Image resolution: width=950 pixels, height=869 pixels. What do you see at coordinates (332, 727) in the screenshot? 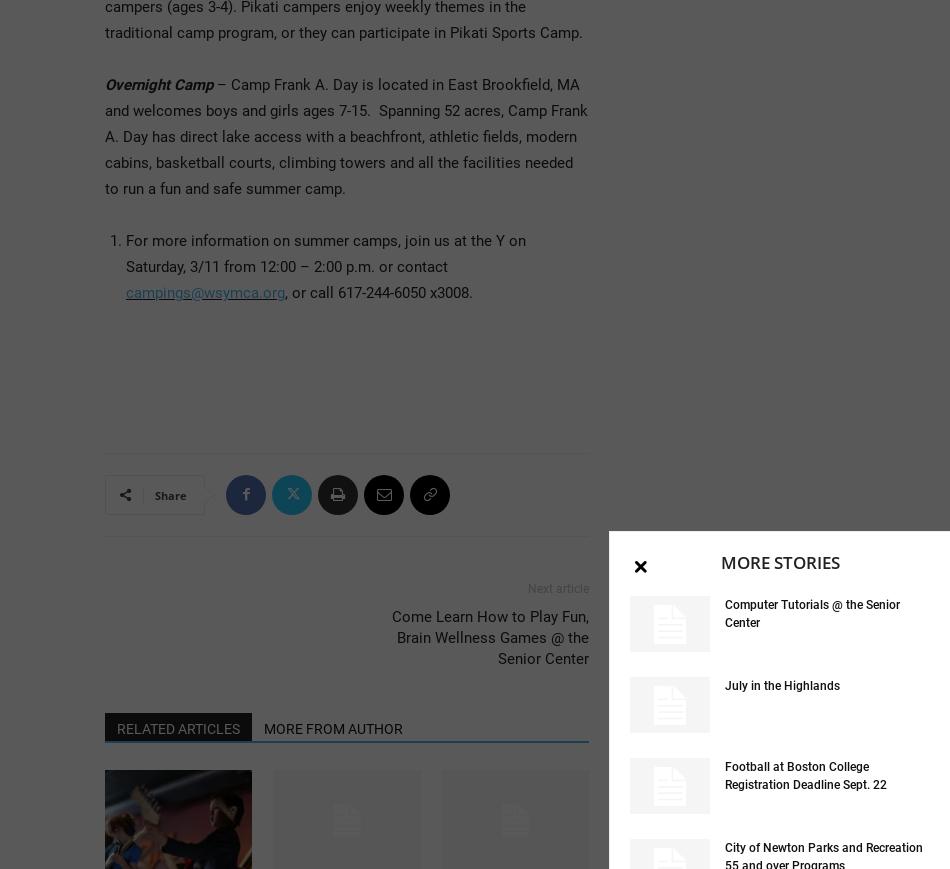
I see `'MORE FROM AUTHOR'` at bounding box center [332, 727].